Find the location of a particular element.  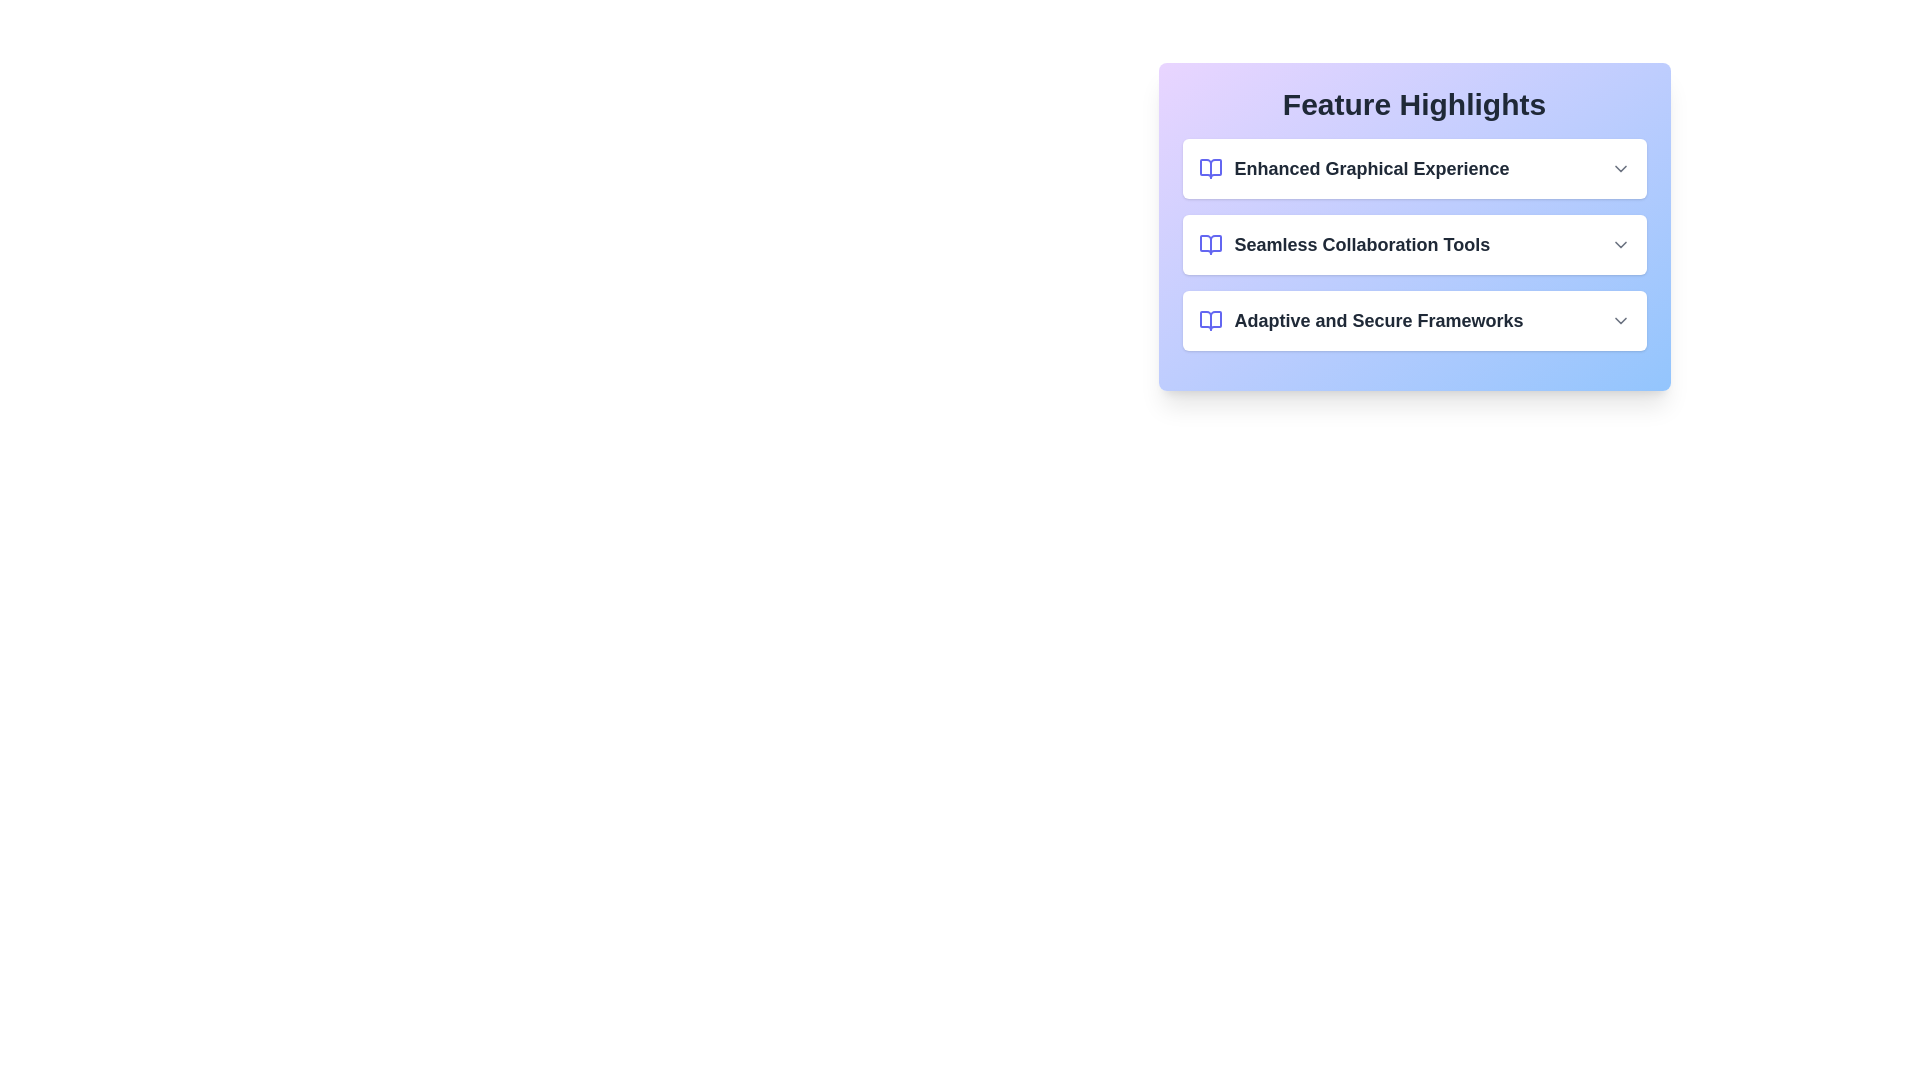

the blue outlined book-like icon located to the left of the text 'Enhanced Graphical Experience' in the Feature Highlights section is located at coordinates (1209, 168).